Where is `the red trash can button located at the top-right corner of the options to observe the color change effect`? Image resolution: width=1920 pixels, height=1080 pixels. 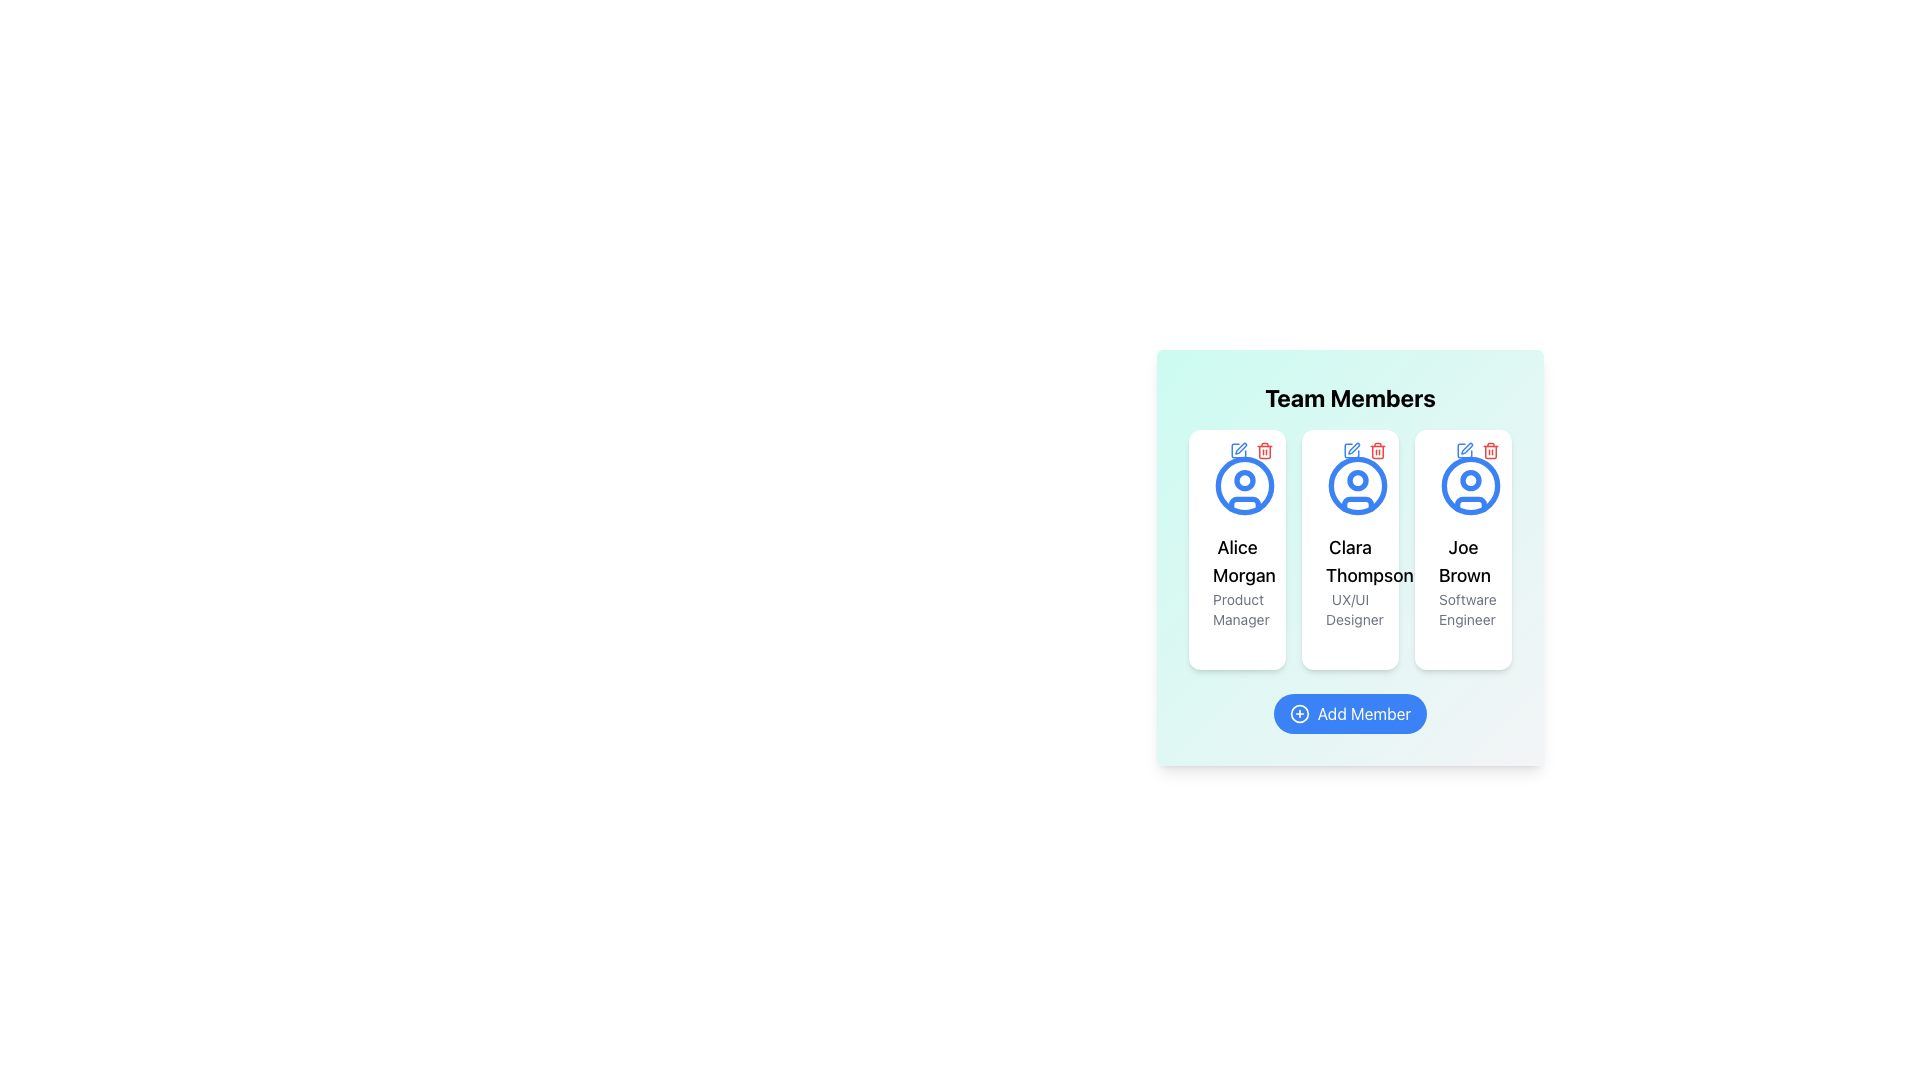 the red trash can button located at the top-right corner of the options to observe the color change effect is located at coordinates (1376, 451).